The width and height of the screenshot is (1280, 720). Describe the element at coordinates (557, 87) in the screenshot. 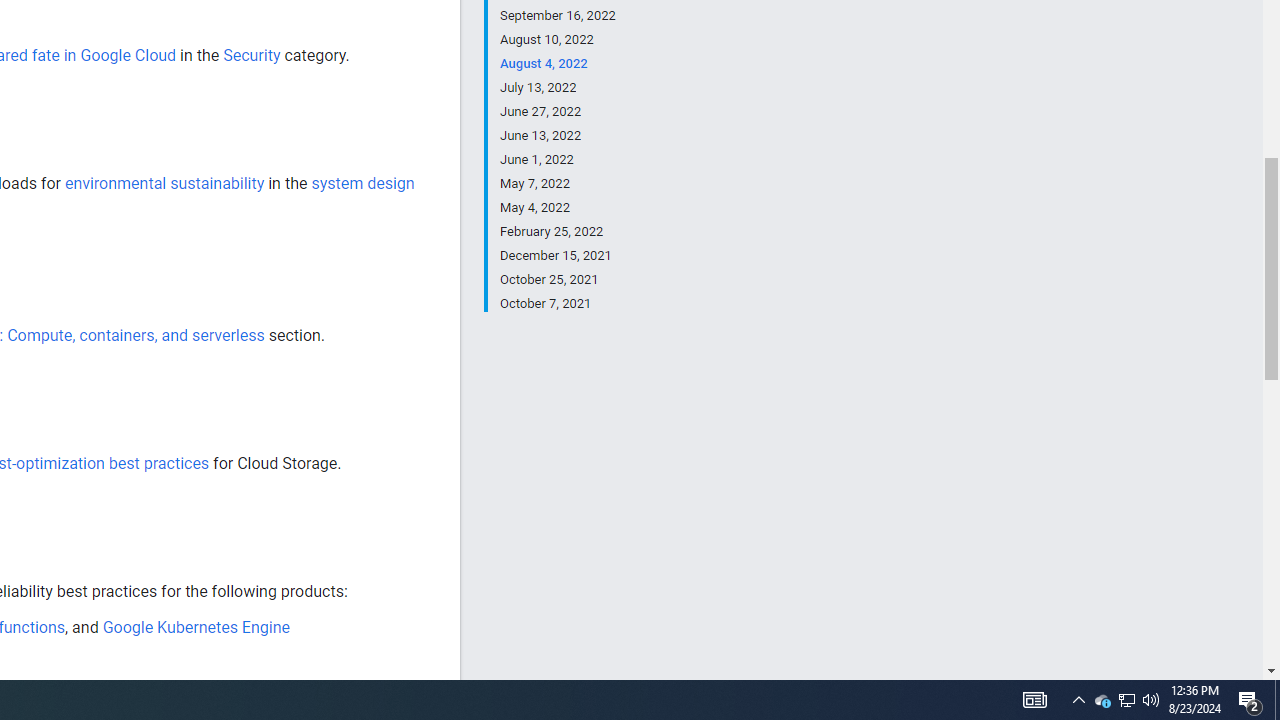

I see `'July 13, 2022'` at that location.